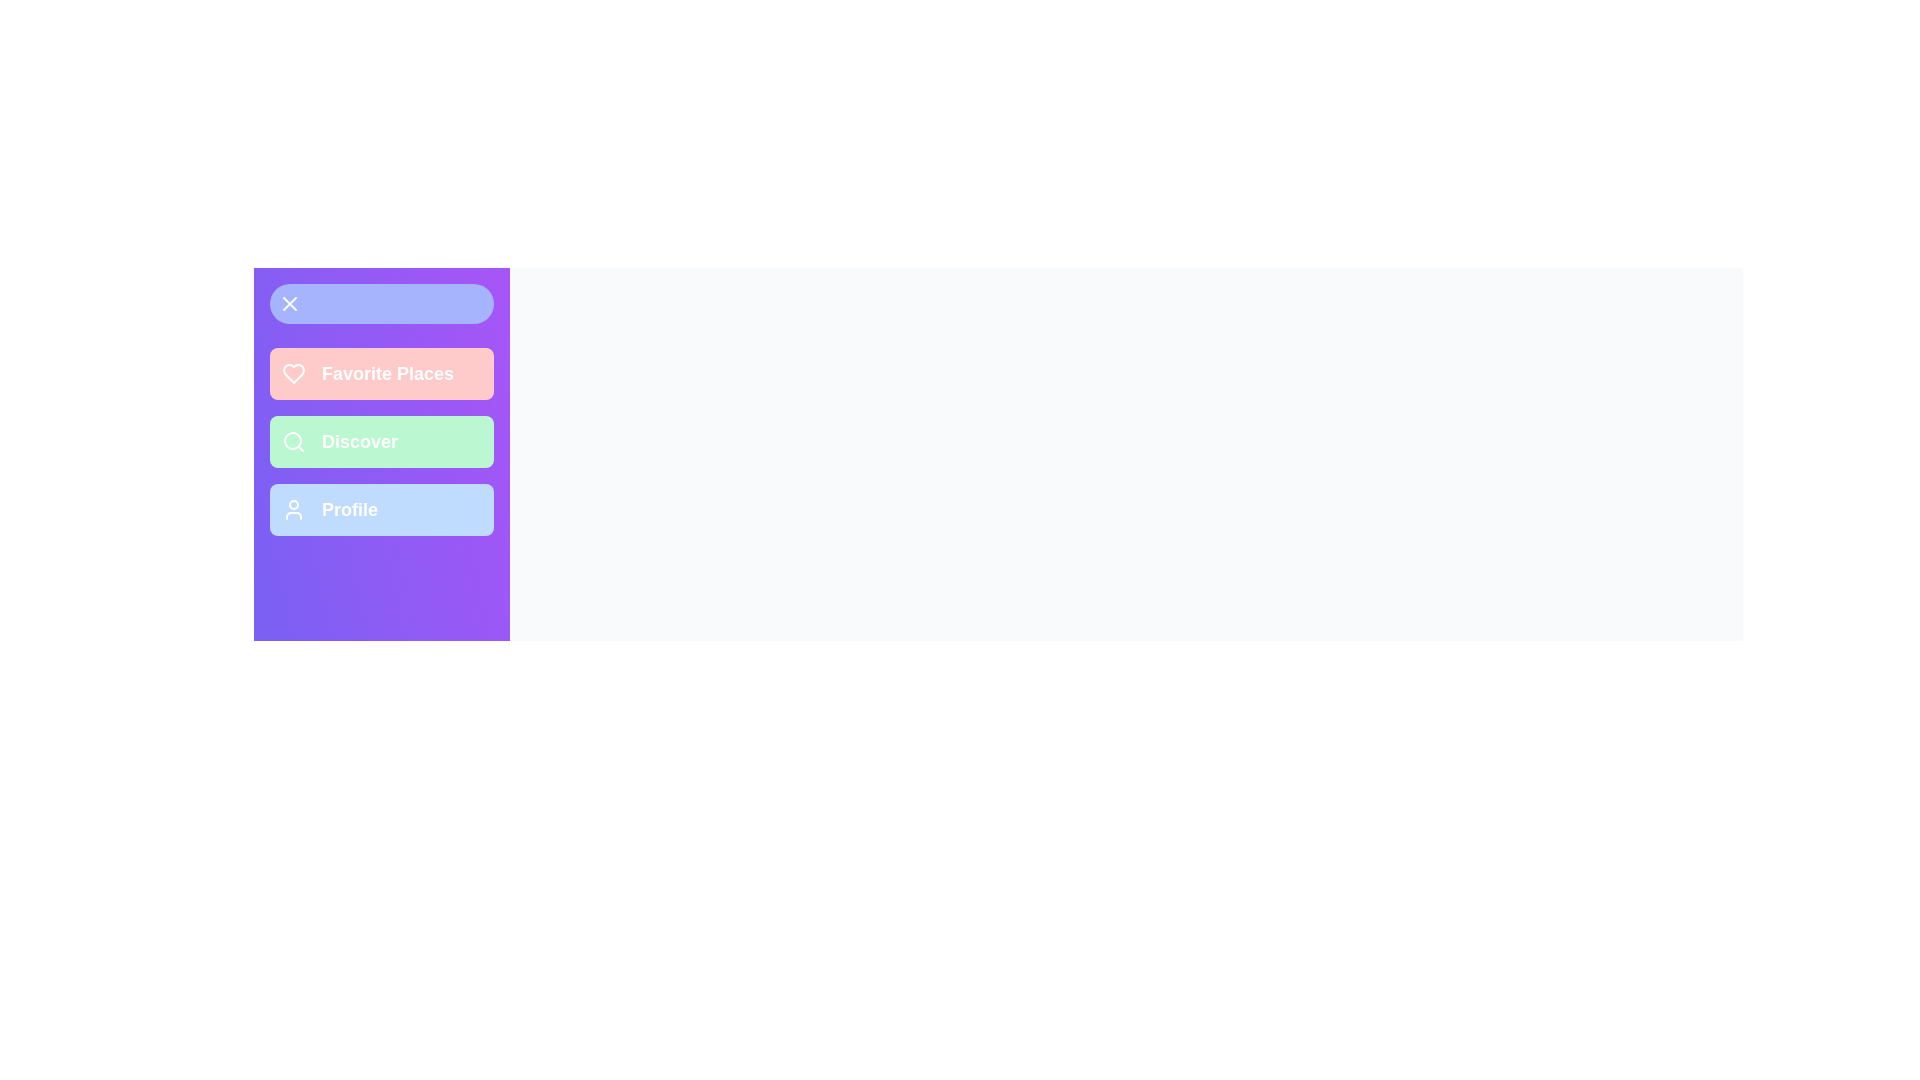 This screenshot has height=1080, width=1920. I want to click on the menu item labeled Favorite Places, so click(382, 374).